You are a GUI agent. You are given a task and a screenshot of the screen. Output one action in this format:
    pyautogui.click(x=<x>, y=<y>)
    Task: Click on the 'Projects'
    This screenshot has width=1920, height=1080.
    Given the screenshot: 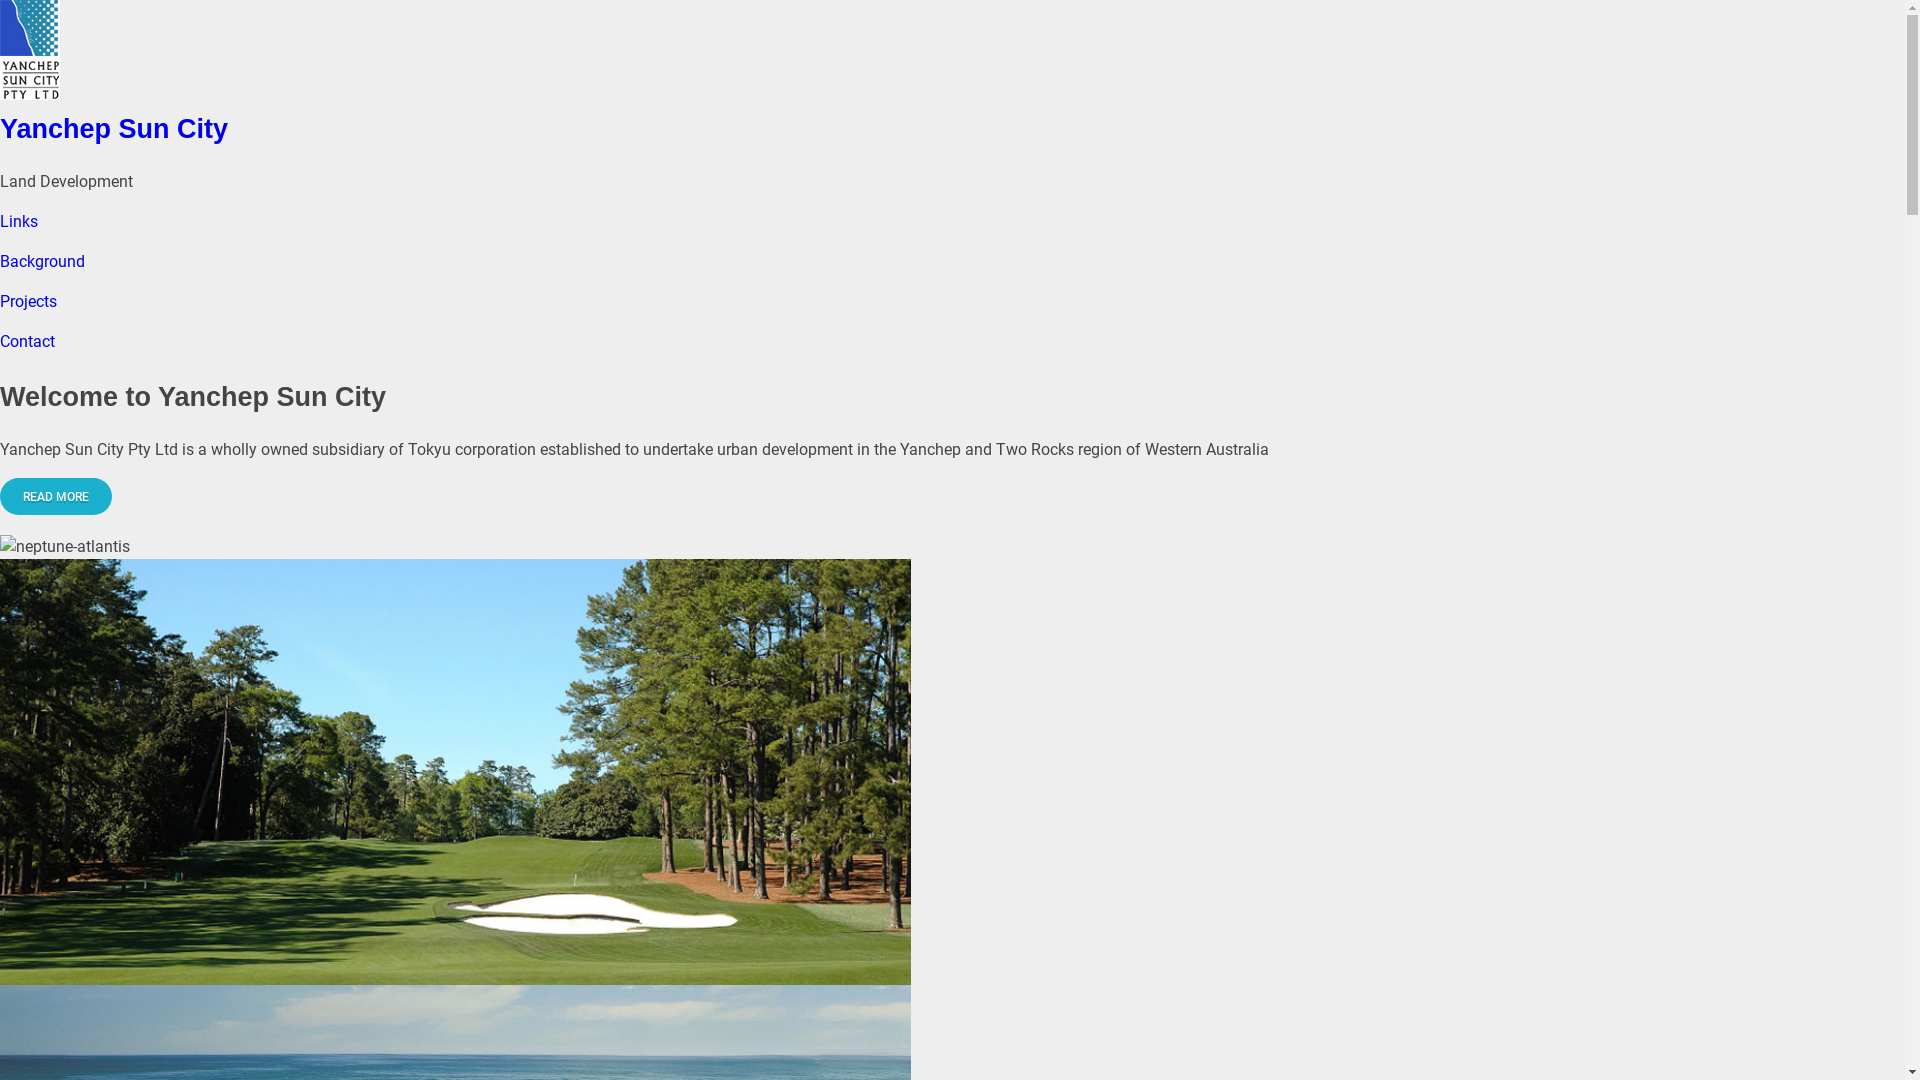 What is the action you would take?
    pyautogui.click(x=28, y=301)
    